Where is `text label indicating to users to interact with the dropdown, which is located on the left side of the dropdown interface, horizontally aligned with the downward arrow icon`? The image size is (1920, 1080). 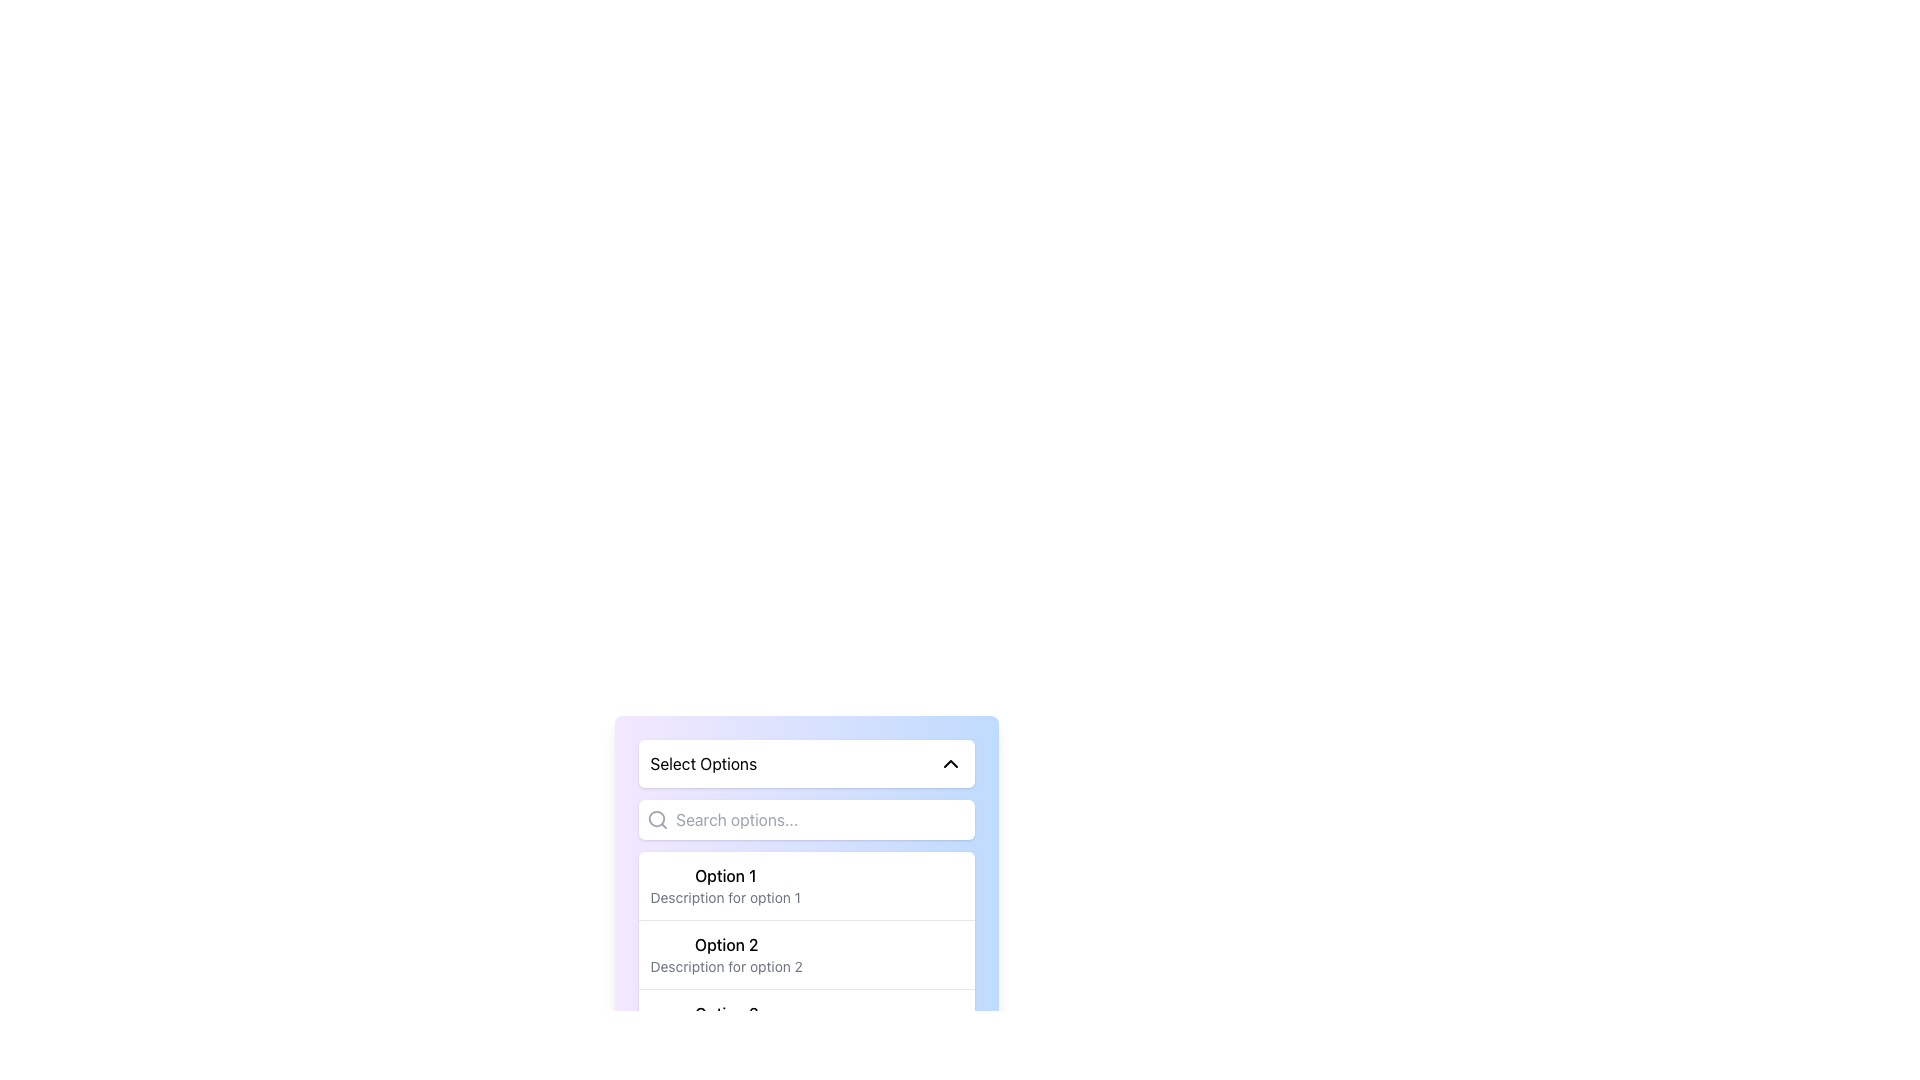
text label indicating to users to interact with the dropdown, which is located on the left side of the dropdown interface, horizontally aligned with the downward arrow icon is located at coordinates (703, 763).